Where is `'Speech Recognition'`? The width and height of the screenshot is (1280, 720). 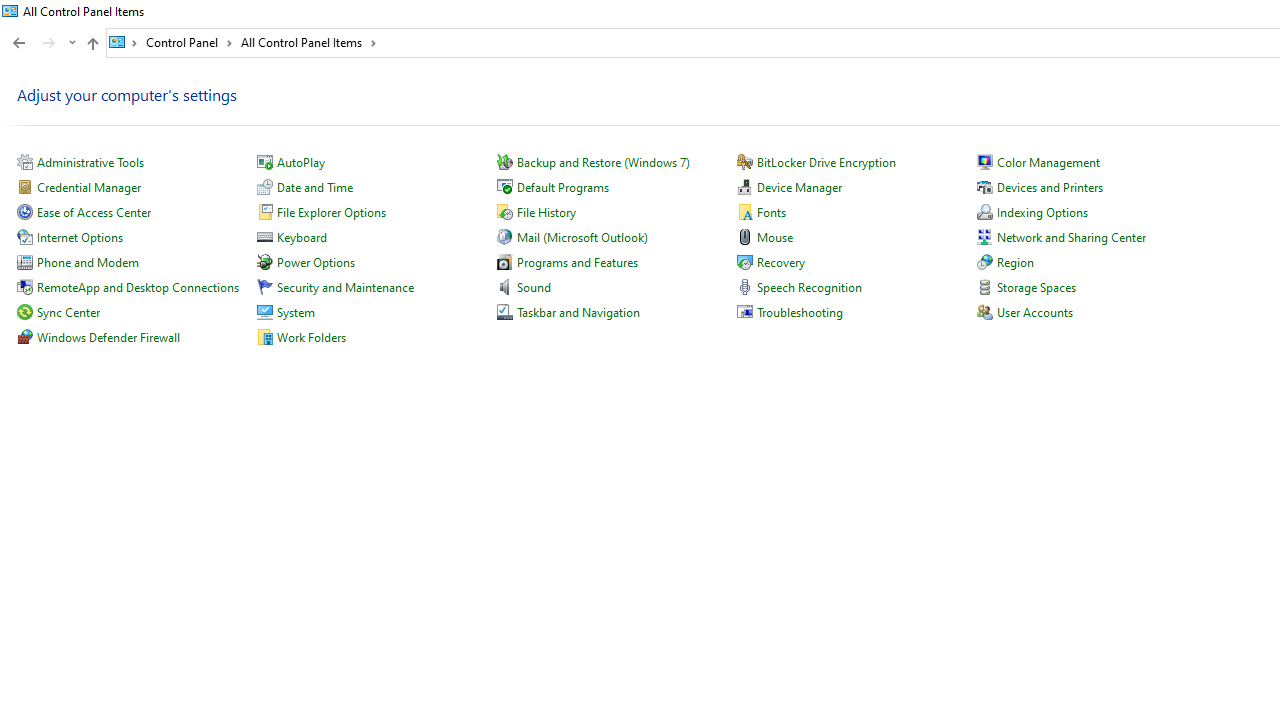 'Speech Recognition' is located at coordinates (809, 287).